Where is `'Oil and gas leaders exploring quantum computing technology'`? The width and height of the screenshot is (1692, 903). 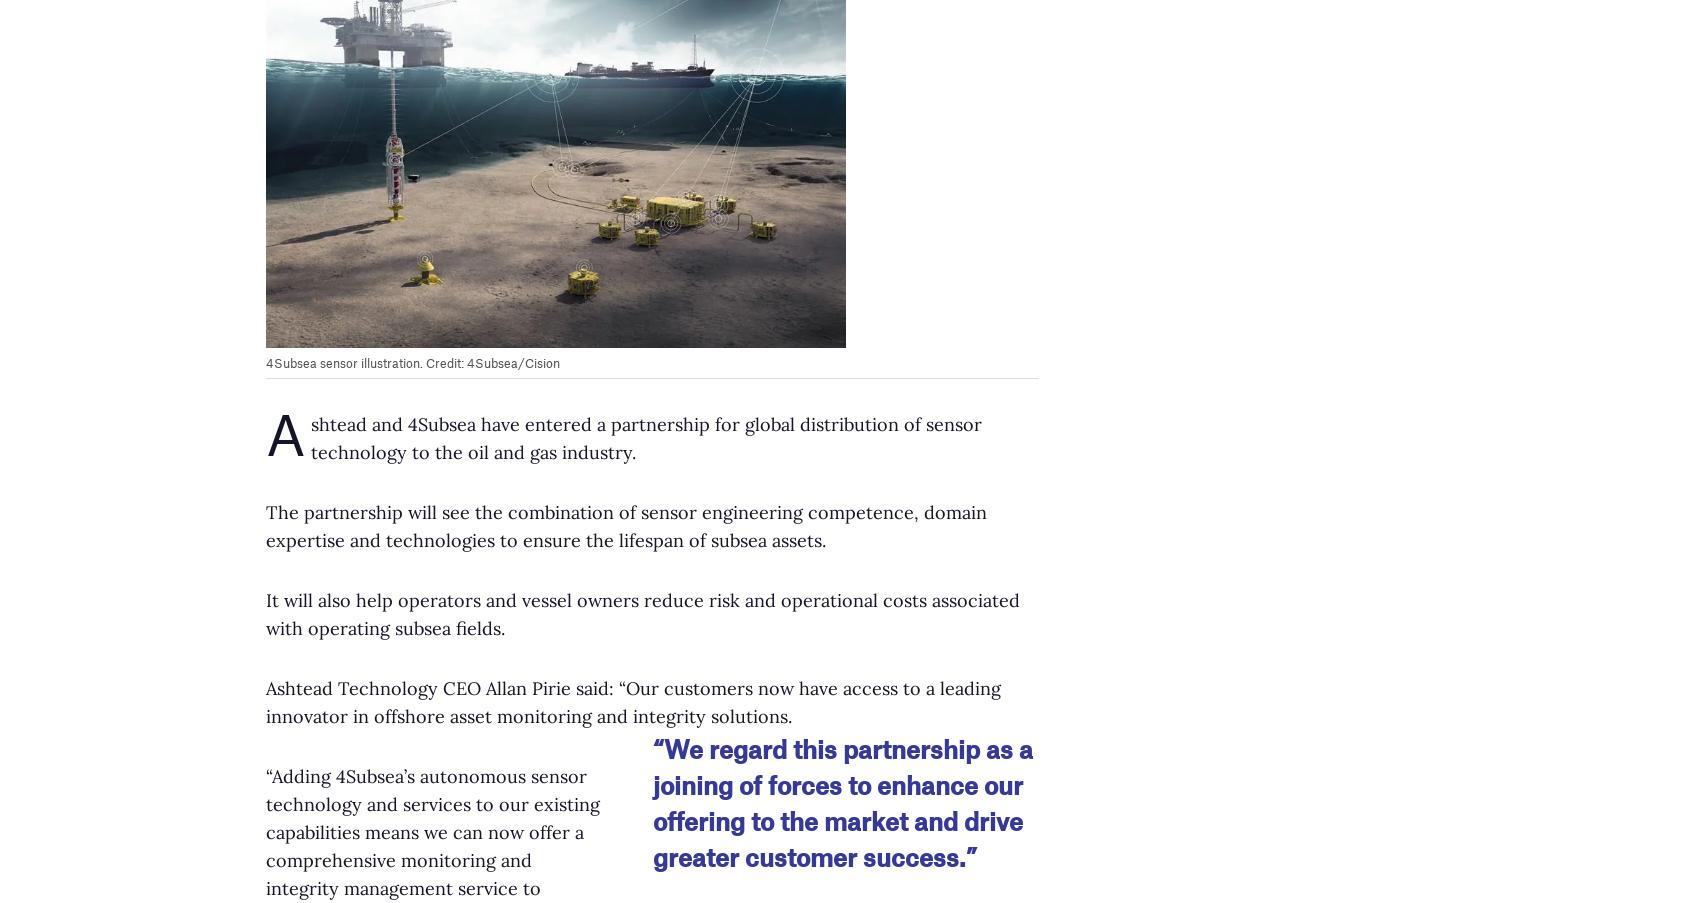
'Oil and gas leaders exploring quantum computing technology' is located at coordinates (1371, 760).